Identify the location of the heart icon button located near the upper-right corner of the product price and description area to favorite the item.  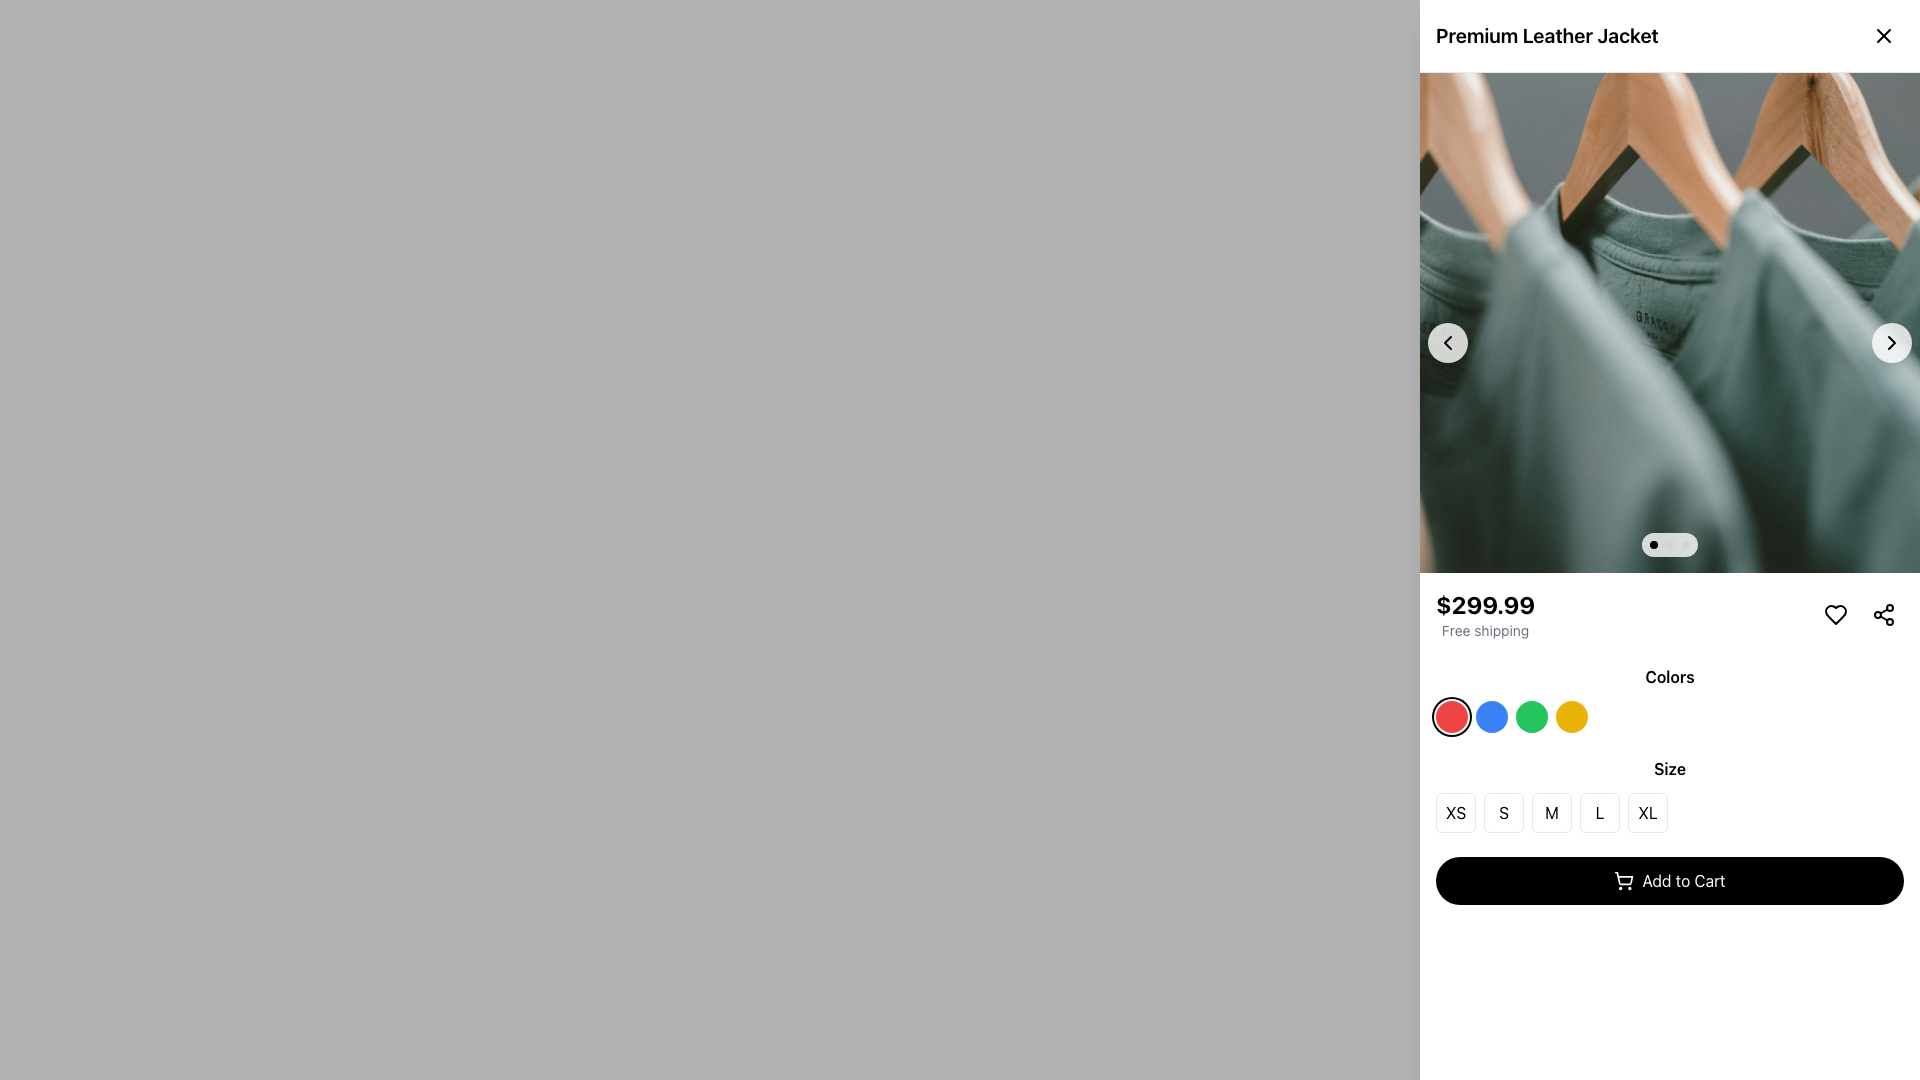
(1836, 613).